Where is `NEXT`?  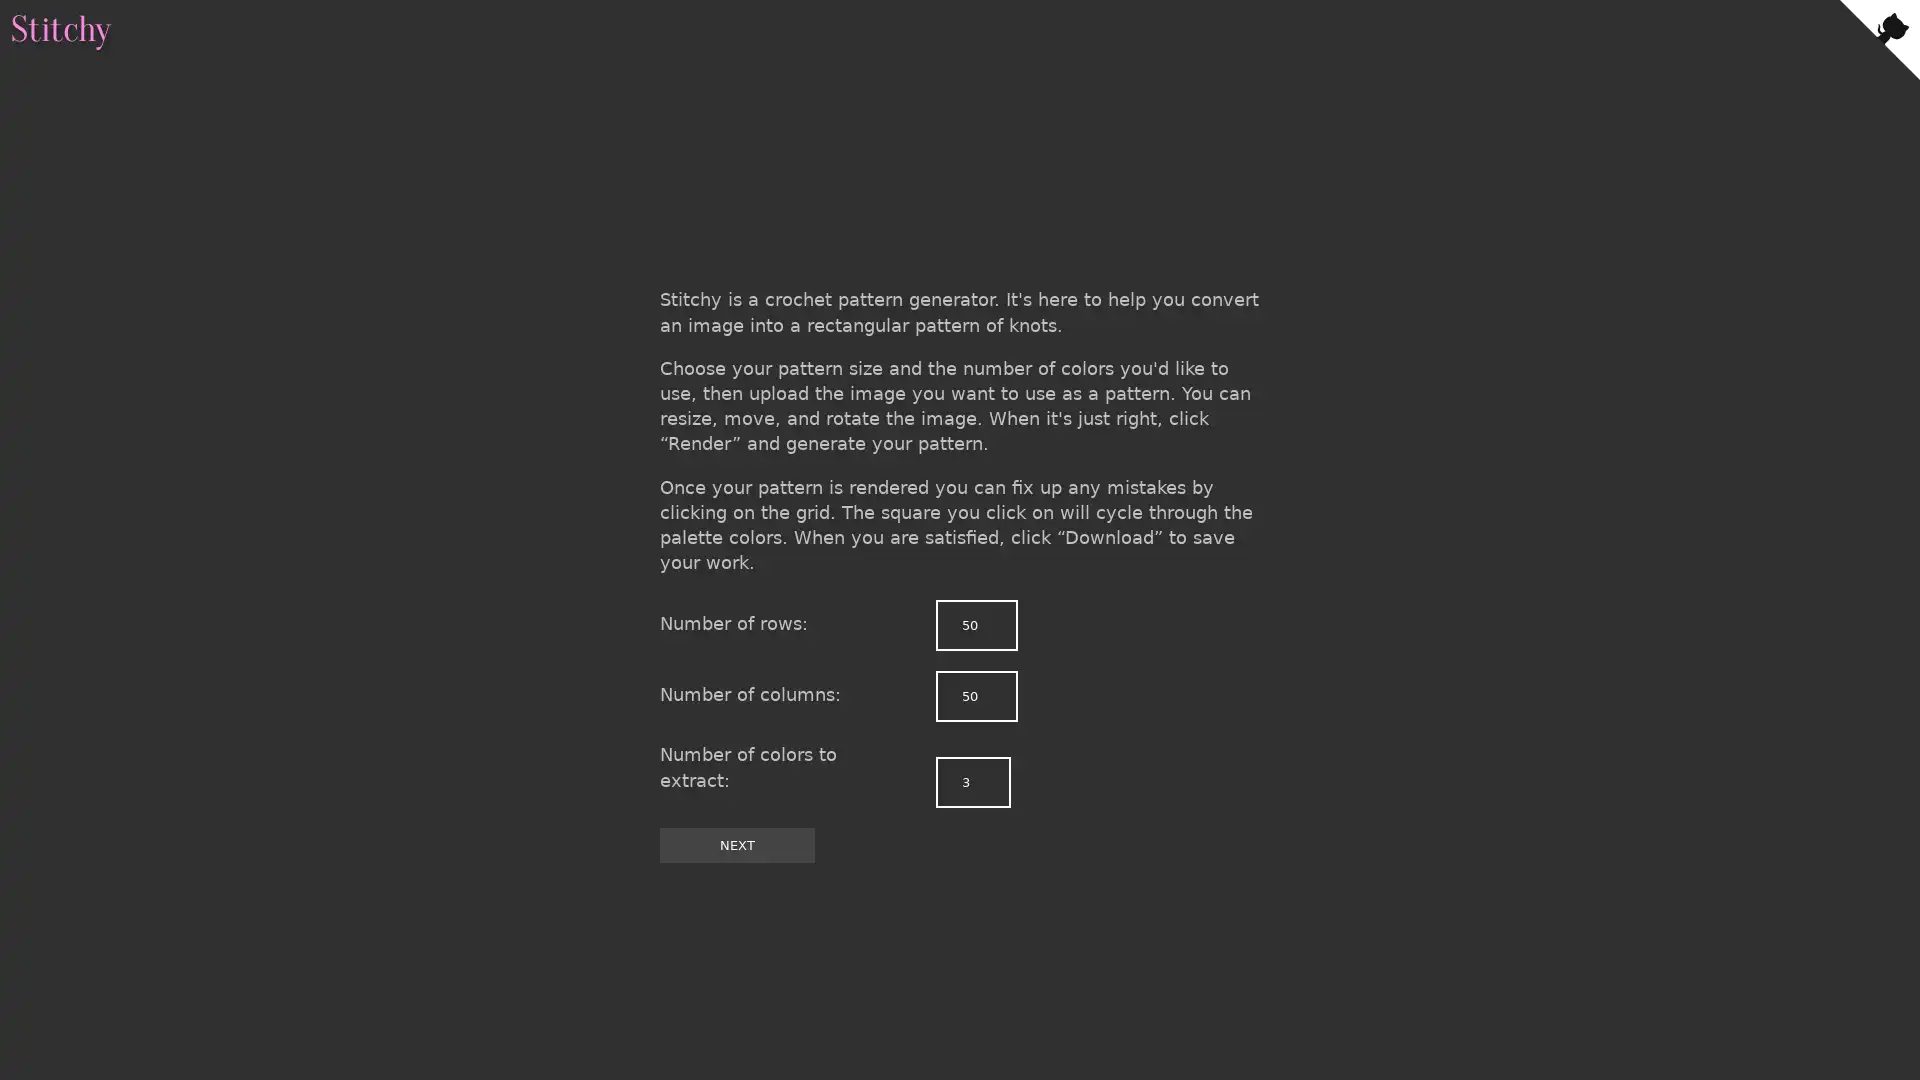
NEXT is located at coordinates (736, 844).